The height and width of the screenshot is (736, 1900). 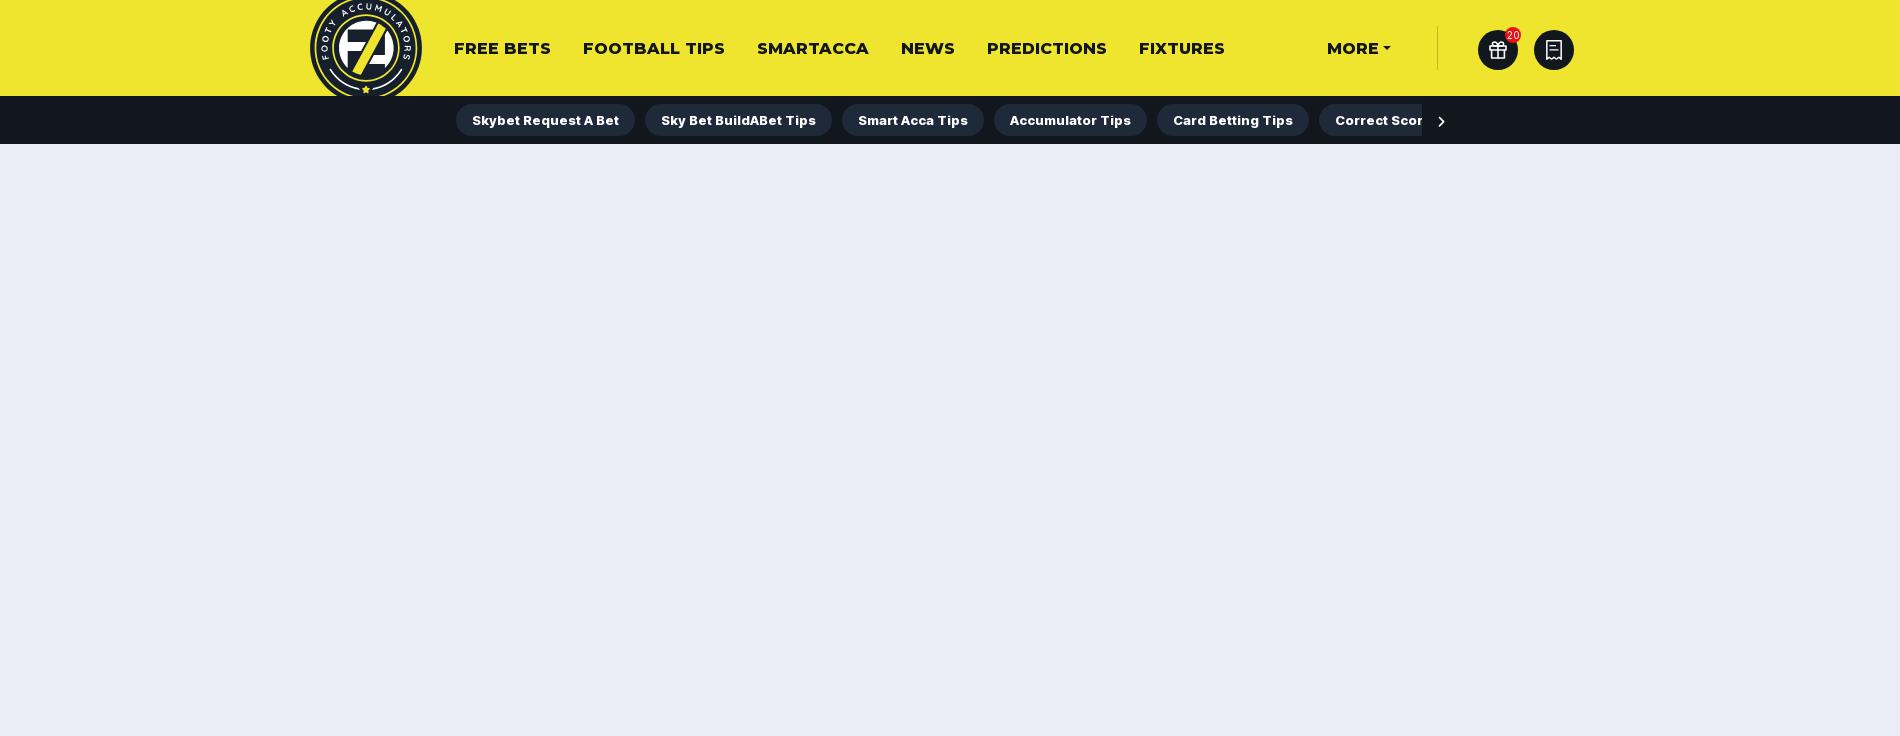 I want to click on 'News', so click(x=926, y=48).